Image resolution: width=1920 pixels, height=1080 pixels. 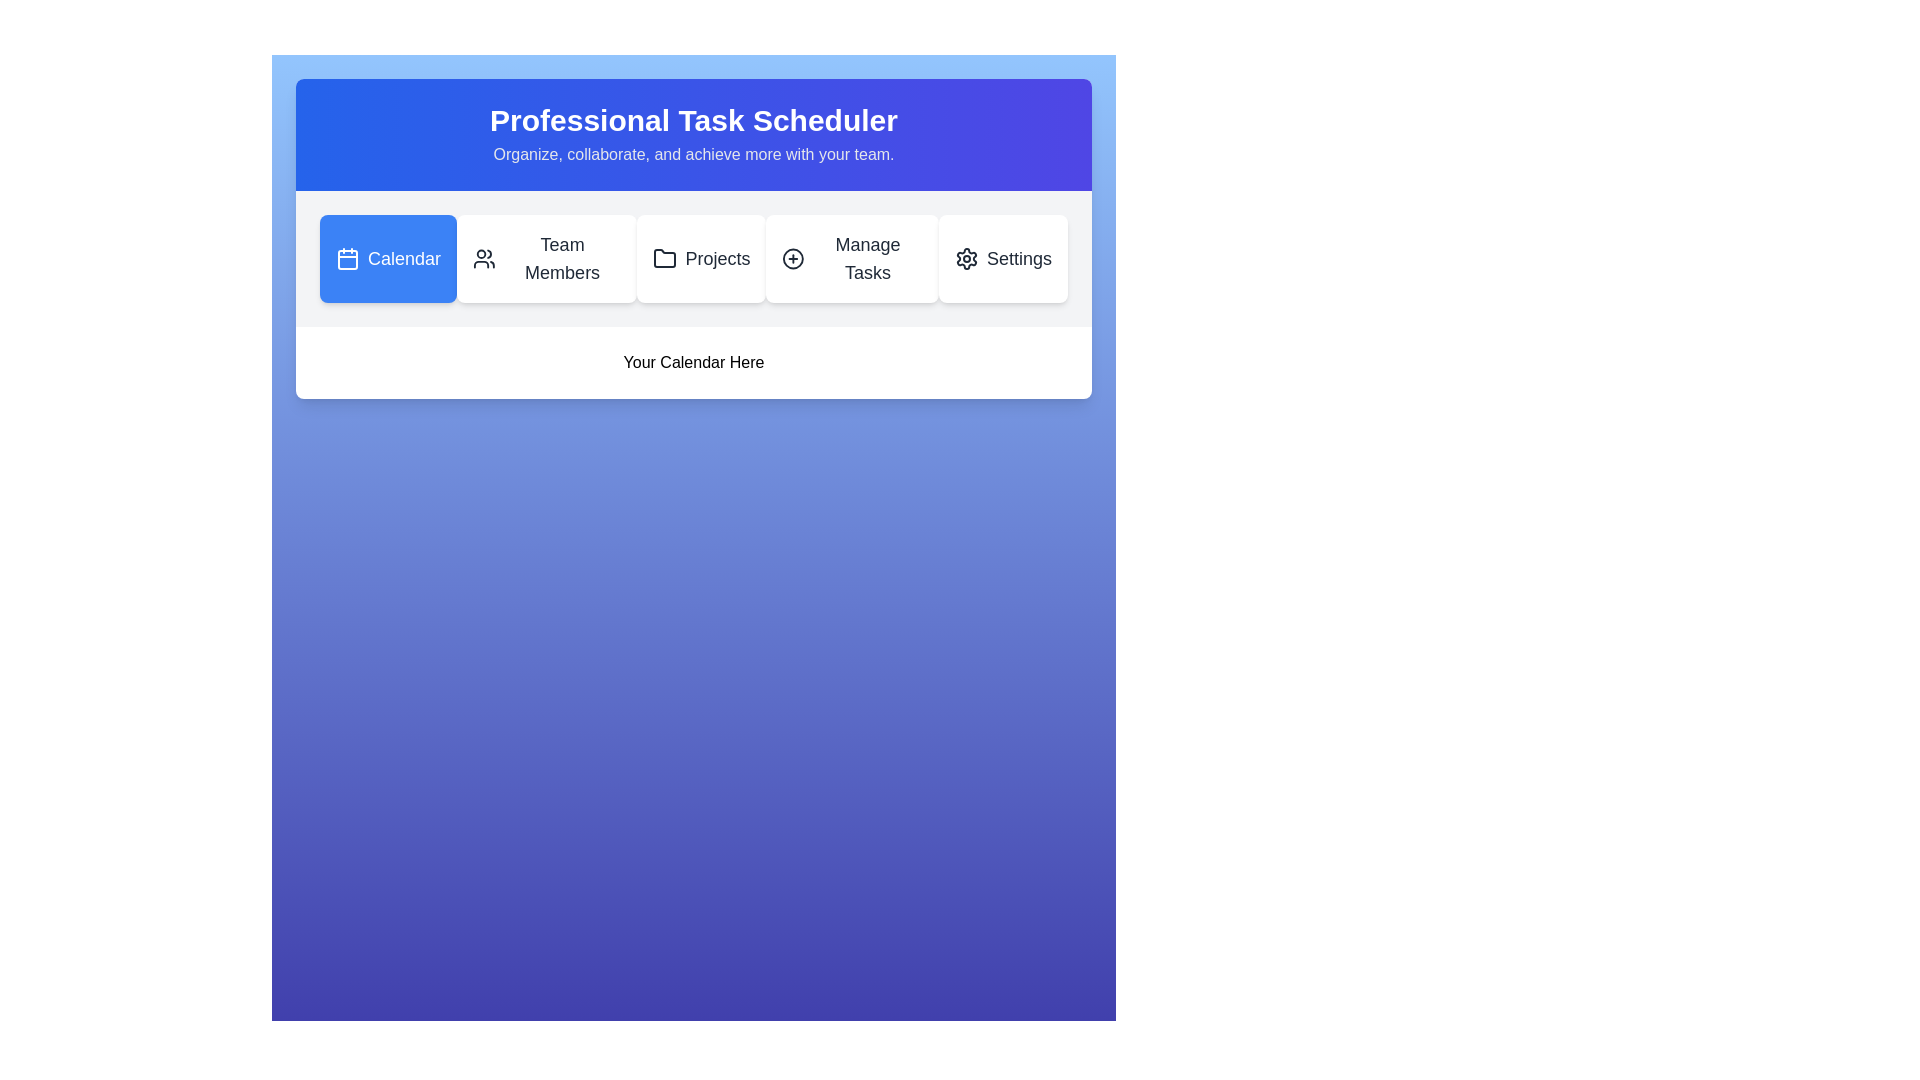 I want to click on the 'Team Members' icon, so click(x=484, y=257).